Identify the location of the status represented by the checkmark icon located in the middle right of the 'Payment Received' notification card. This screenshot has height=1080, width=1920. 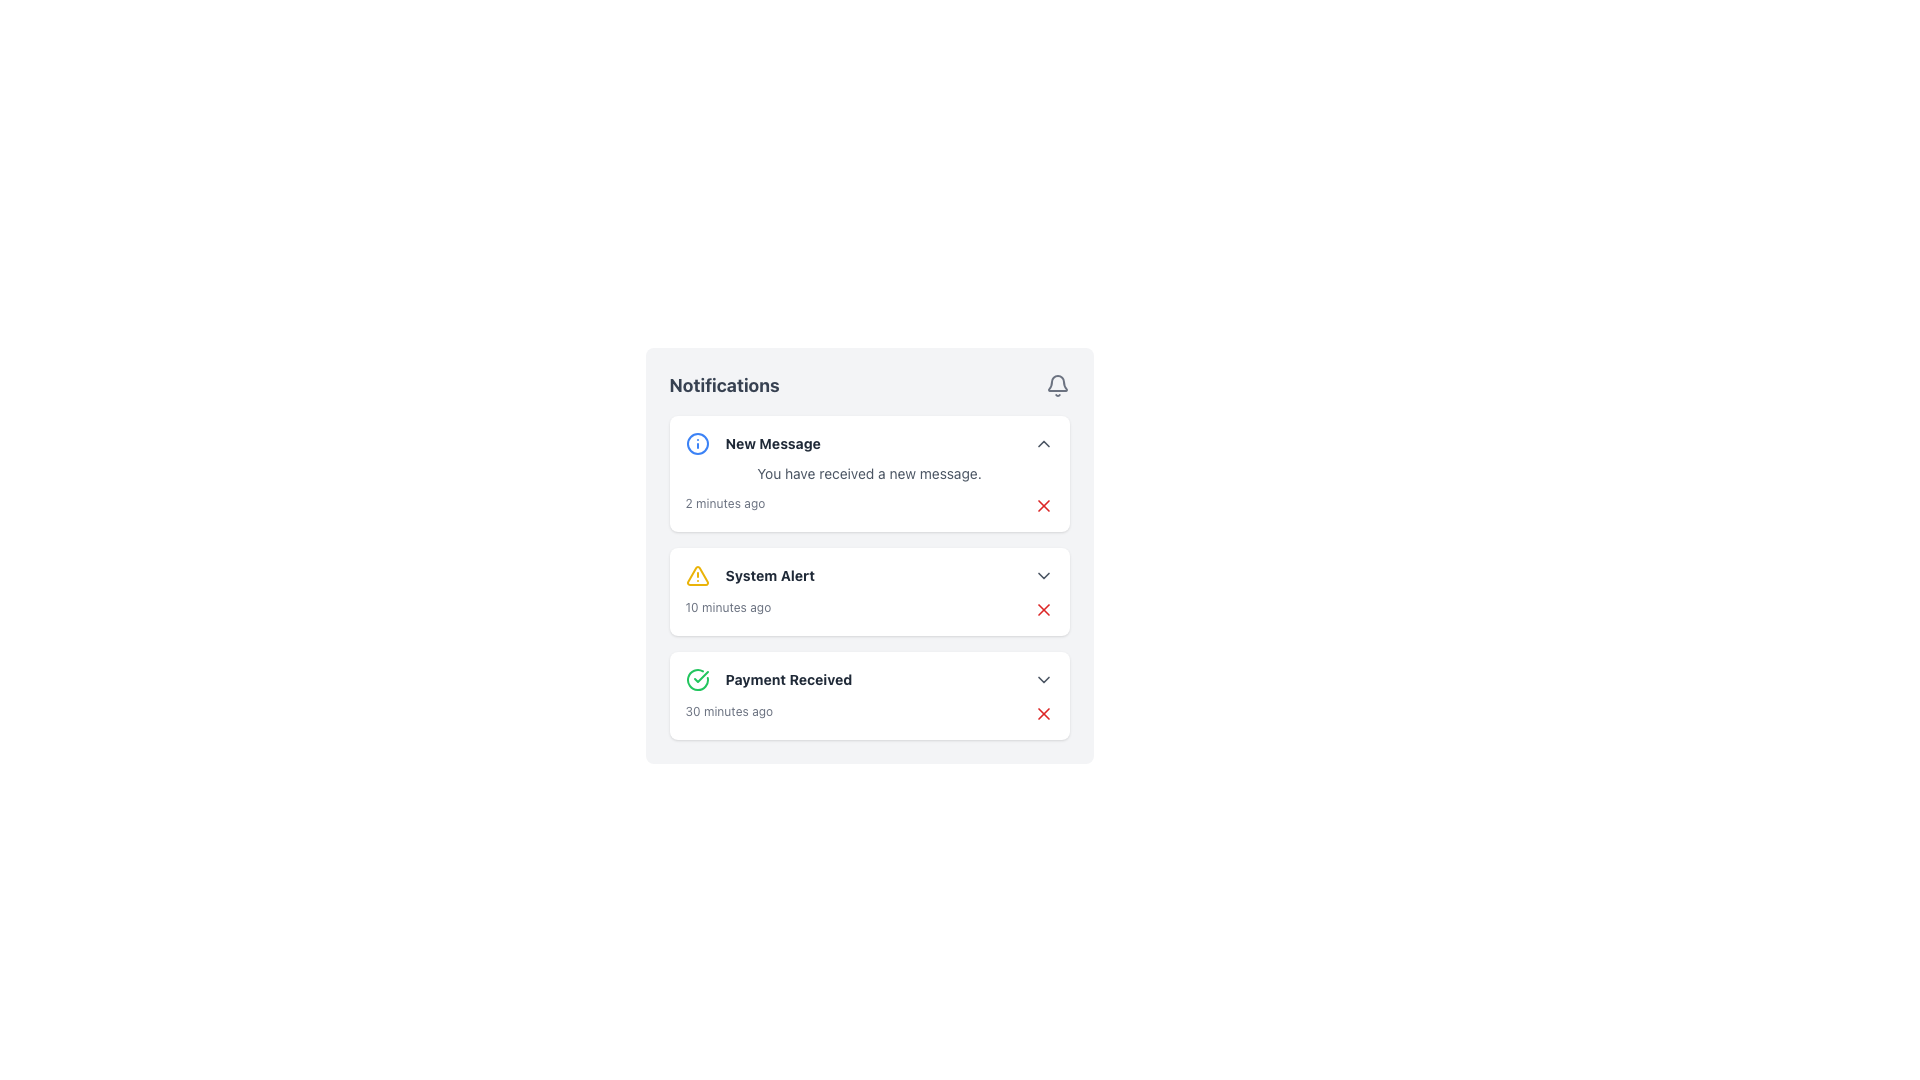
(700, 676).